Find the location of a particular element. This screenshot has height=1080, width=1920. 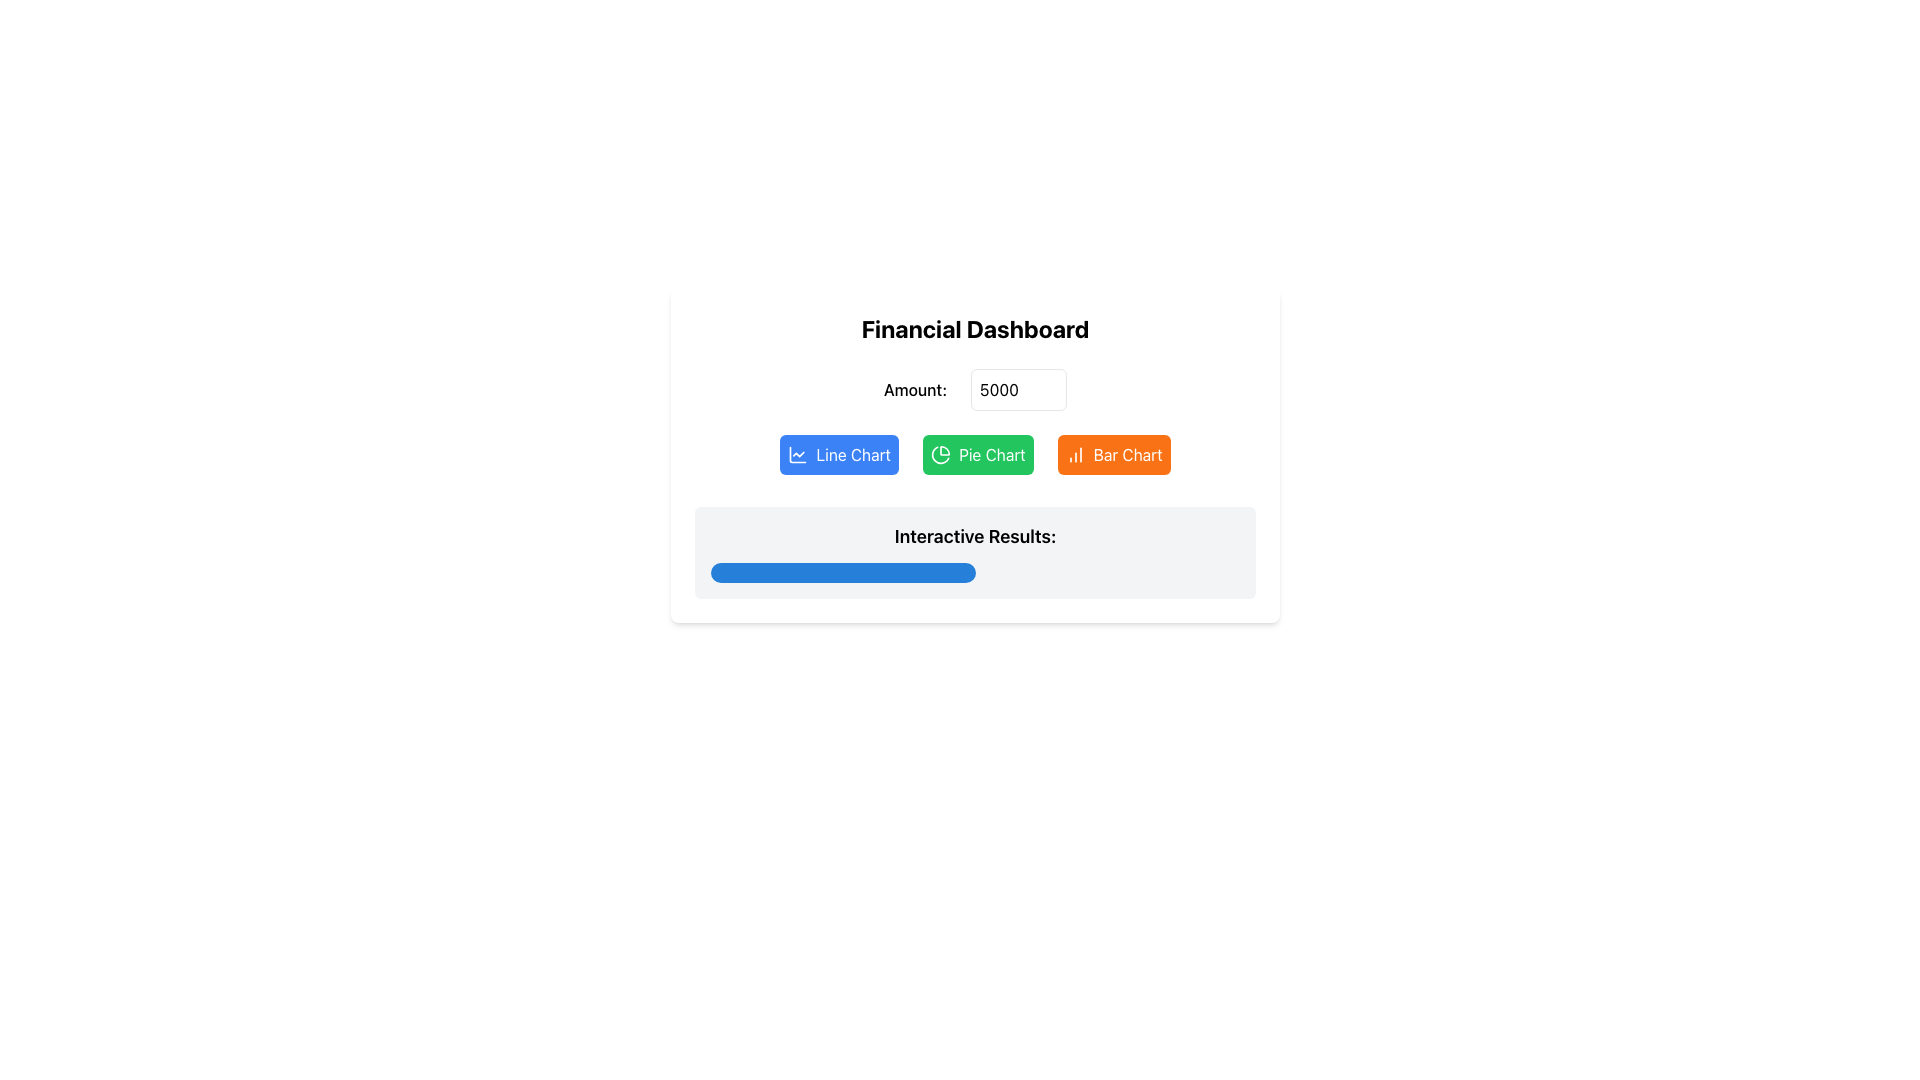

the Pie Chart button, which is the second button in a group of three horizontally-aligned buttons, positioned centrally between the 'Line Chart' button (blue) on the left and the 'Bar Chart' button (orange) on the right is located at coordinates (975, 455).